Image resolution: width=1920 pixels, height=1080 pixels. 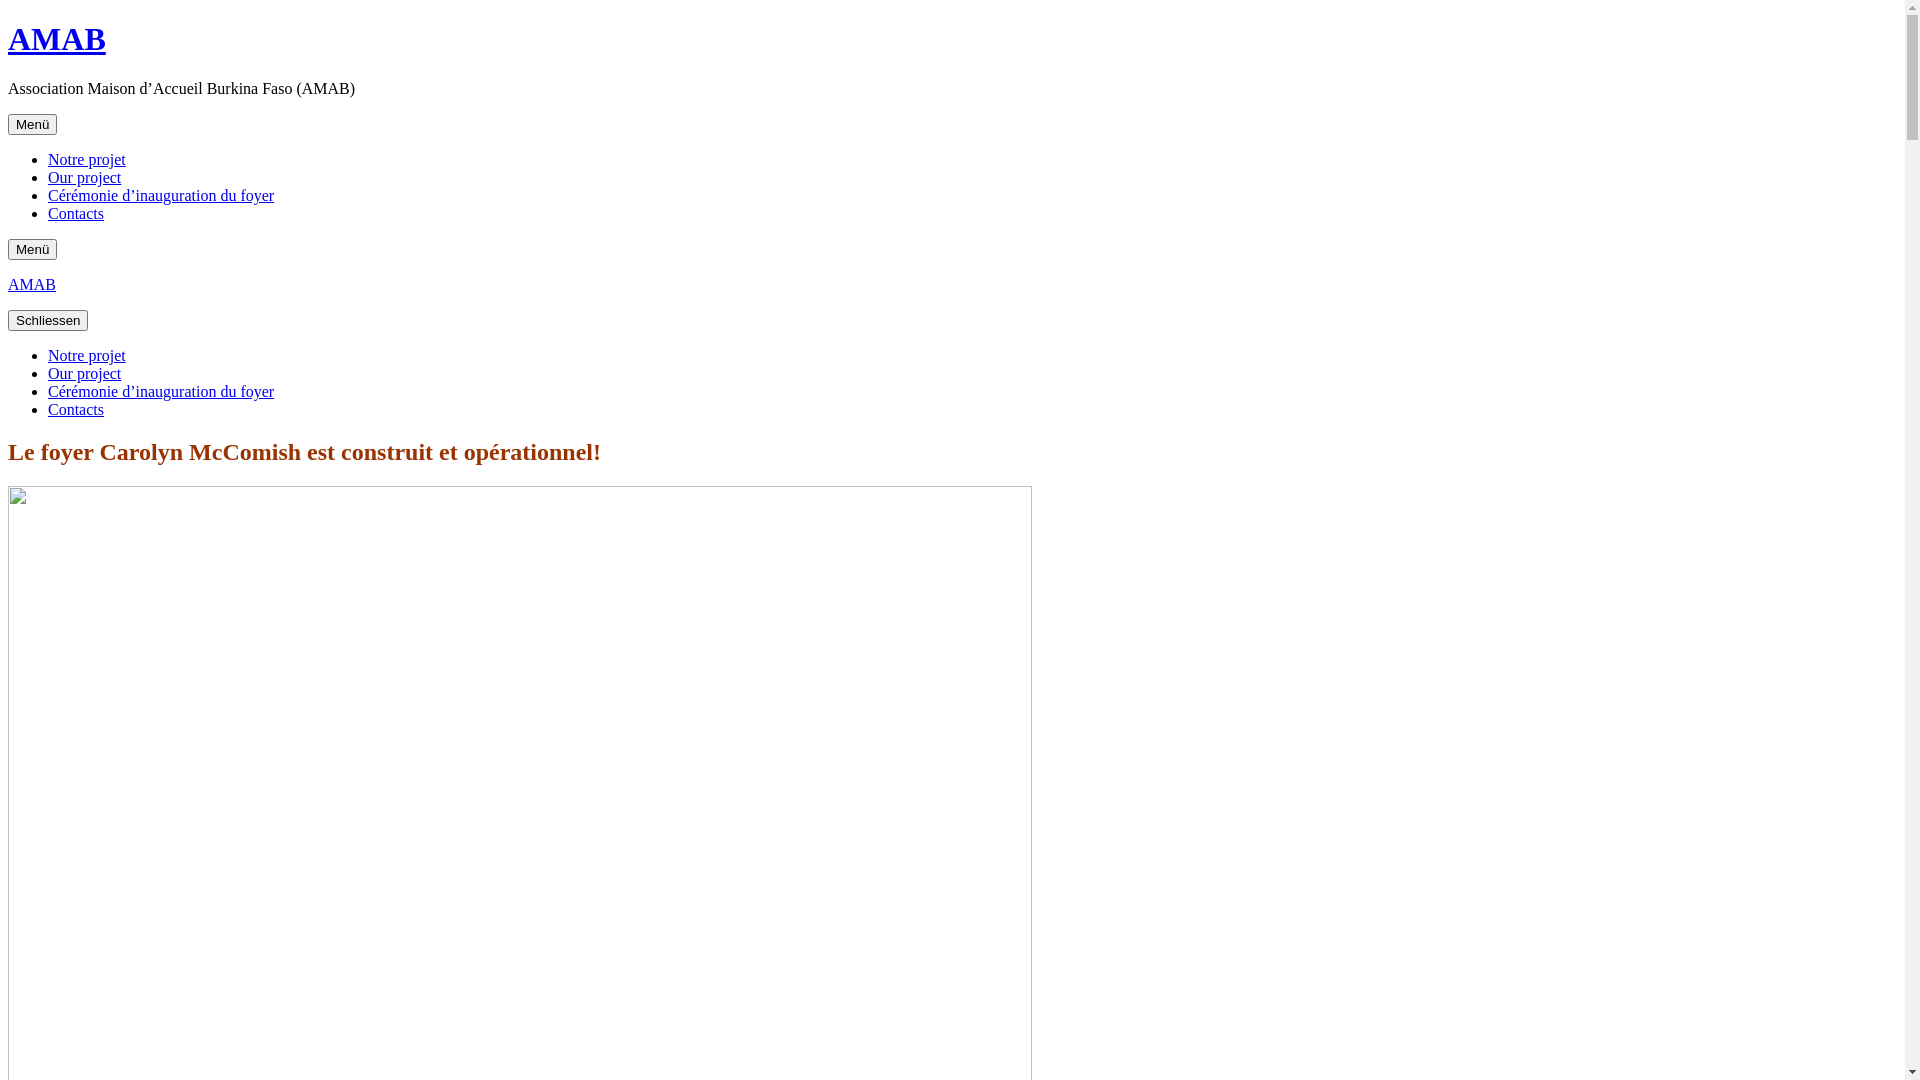 What do you see at coordinates (57, 38) in the screenshot?
I see `'AMAB'` at bounding box center [57, 38].